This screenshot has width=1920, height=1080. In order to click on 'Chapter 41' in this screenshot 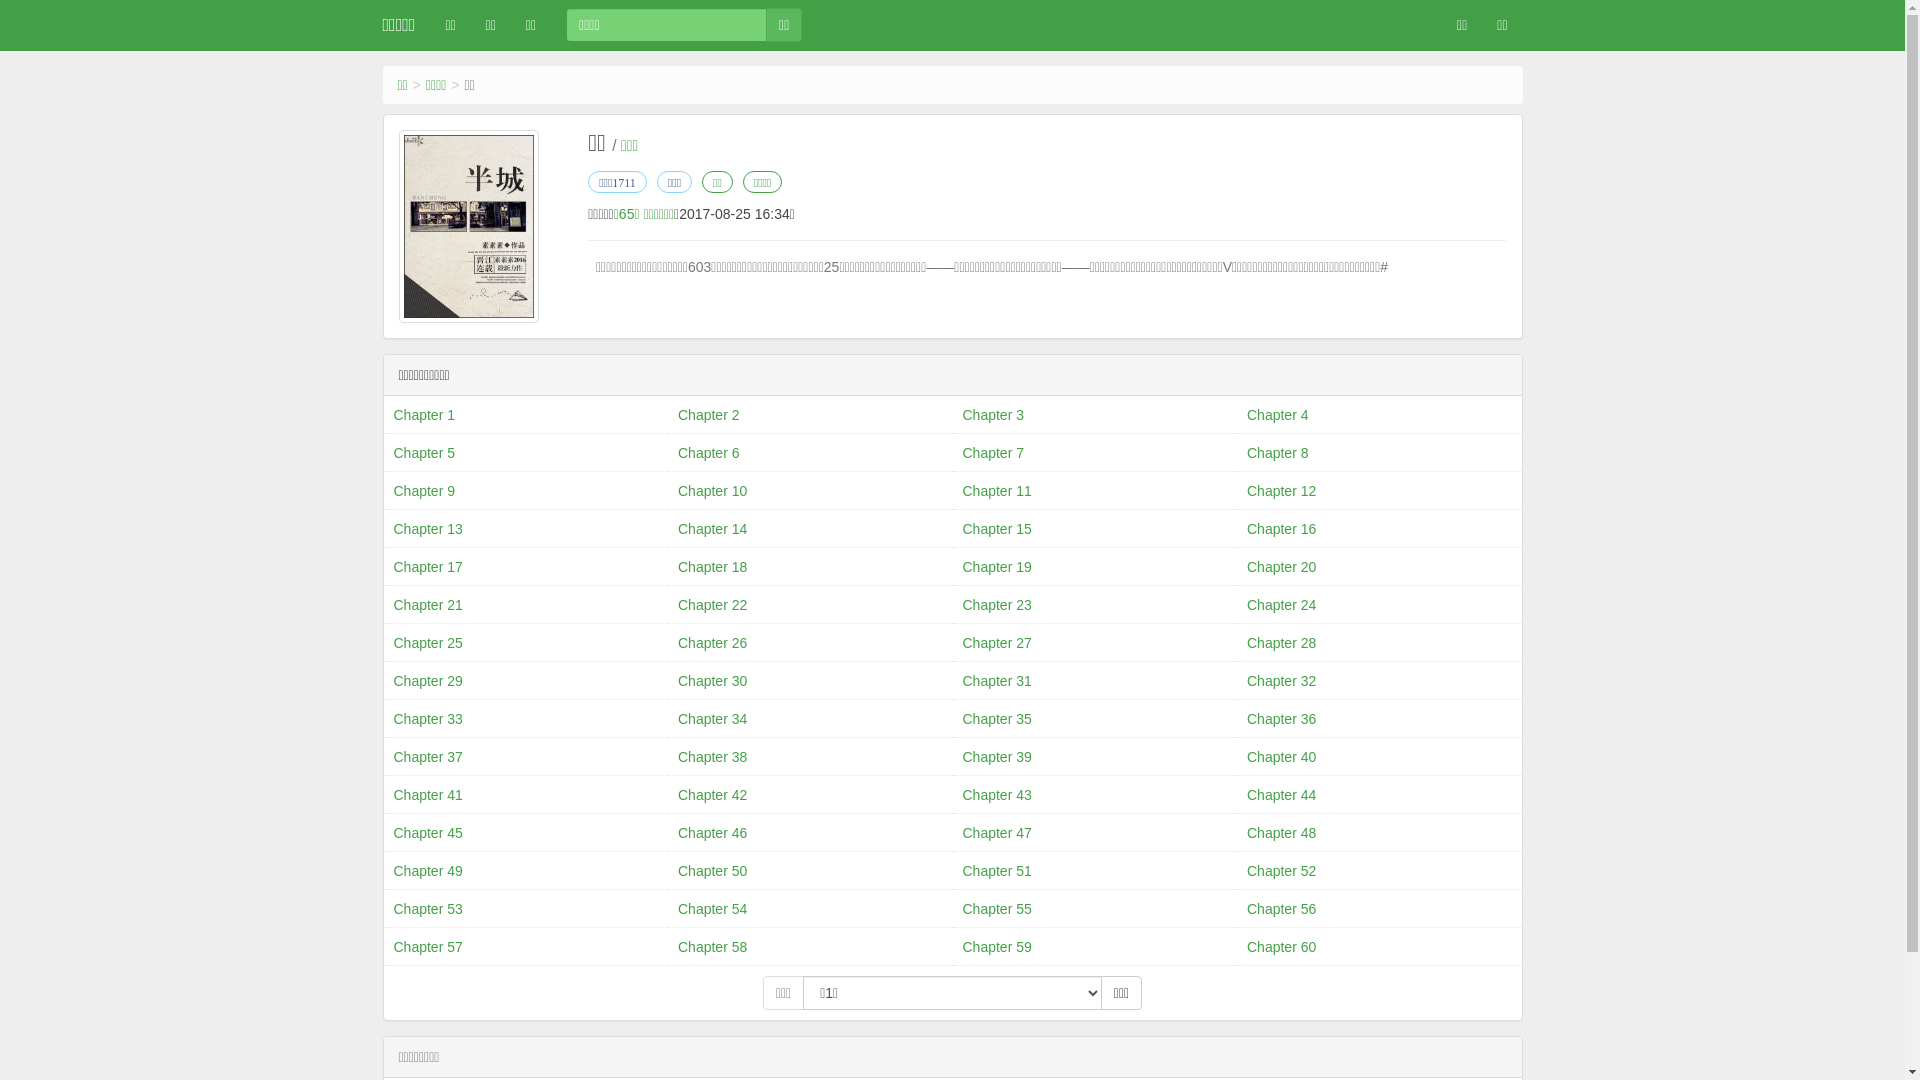, I will do `click(393, 793)`.